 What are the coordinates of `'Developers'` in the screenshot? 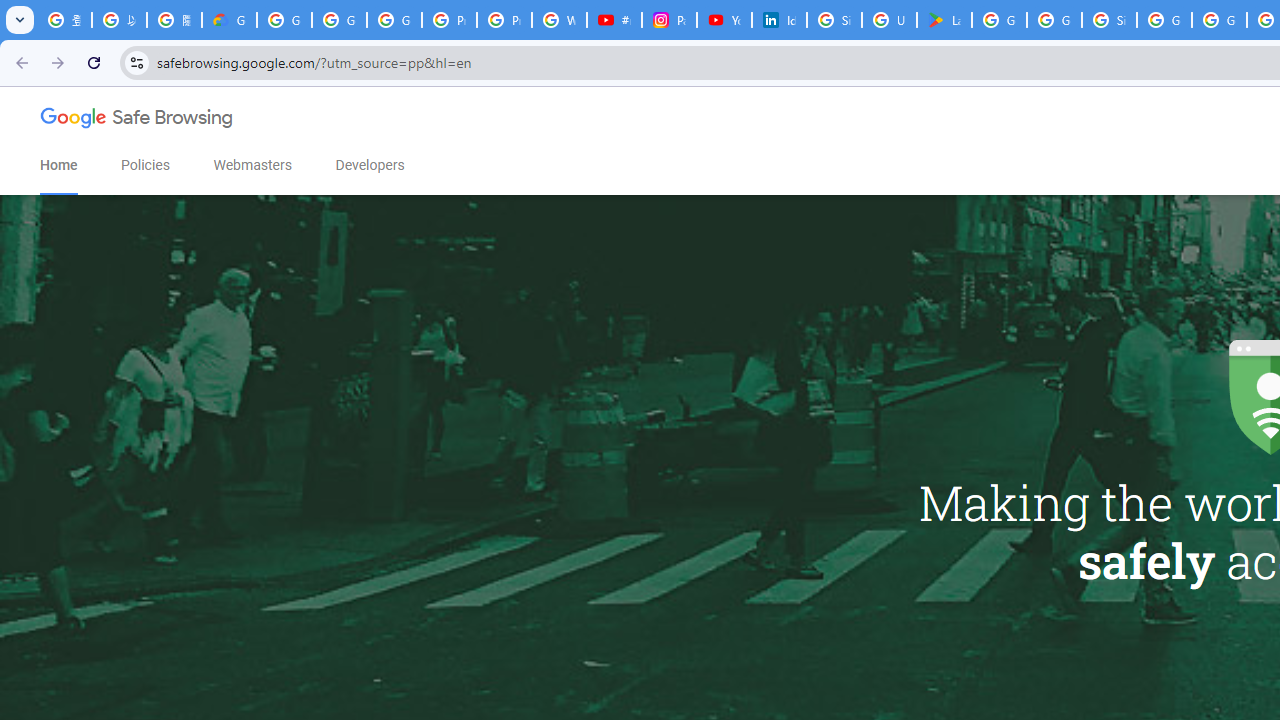 It's located at (369, 164).